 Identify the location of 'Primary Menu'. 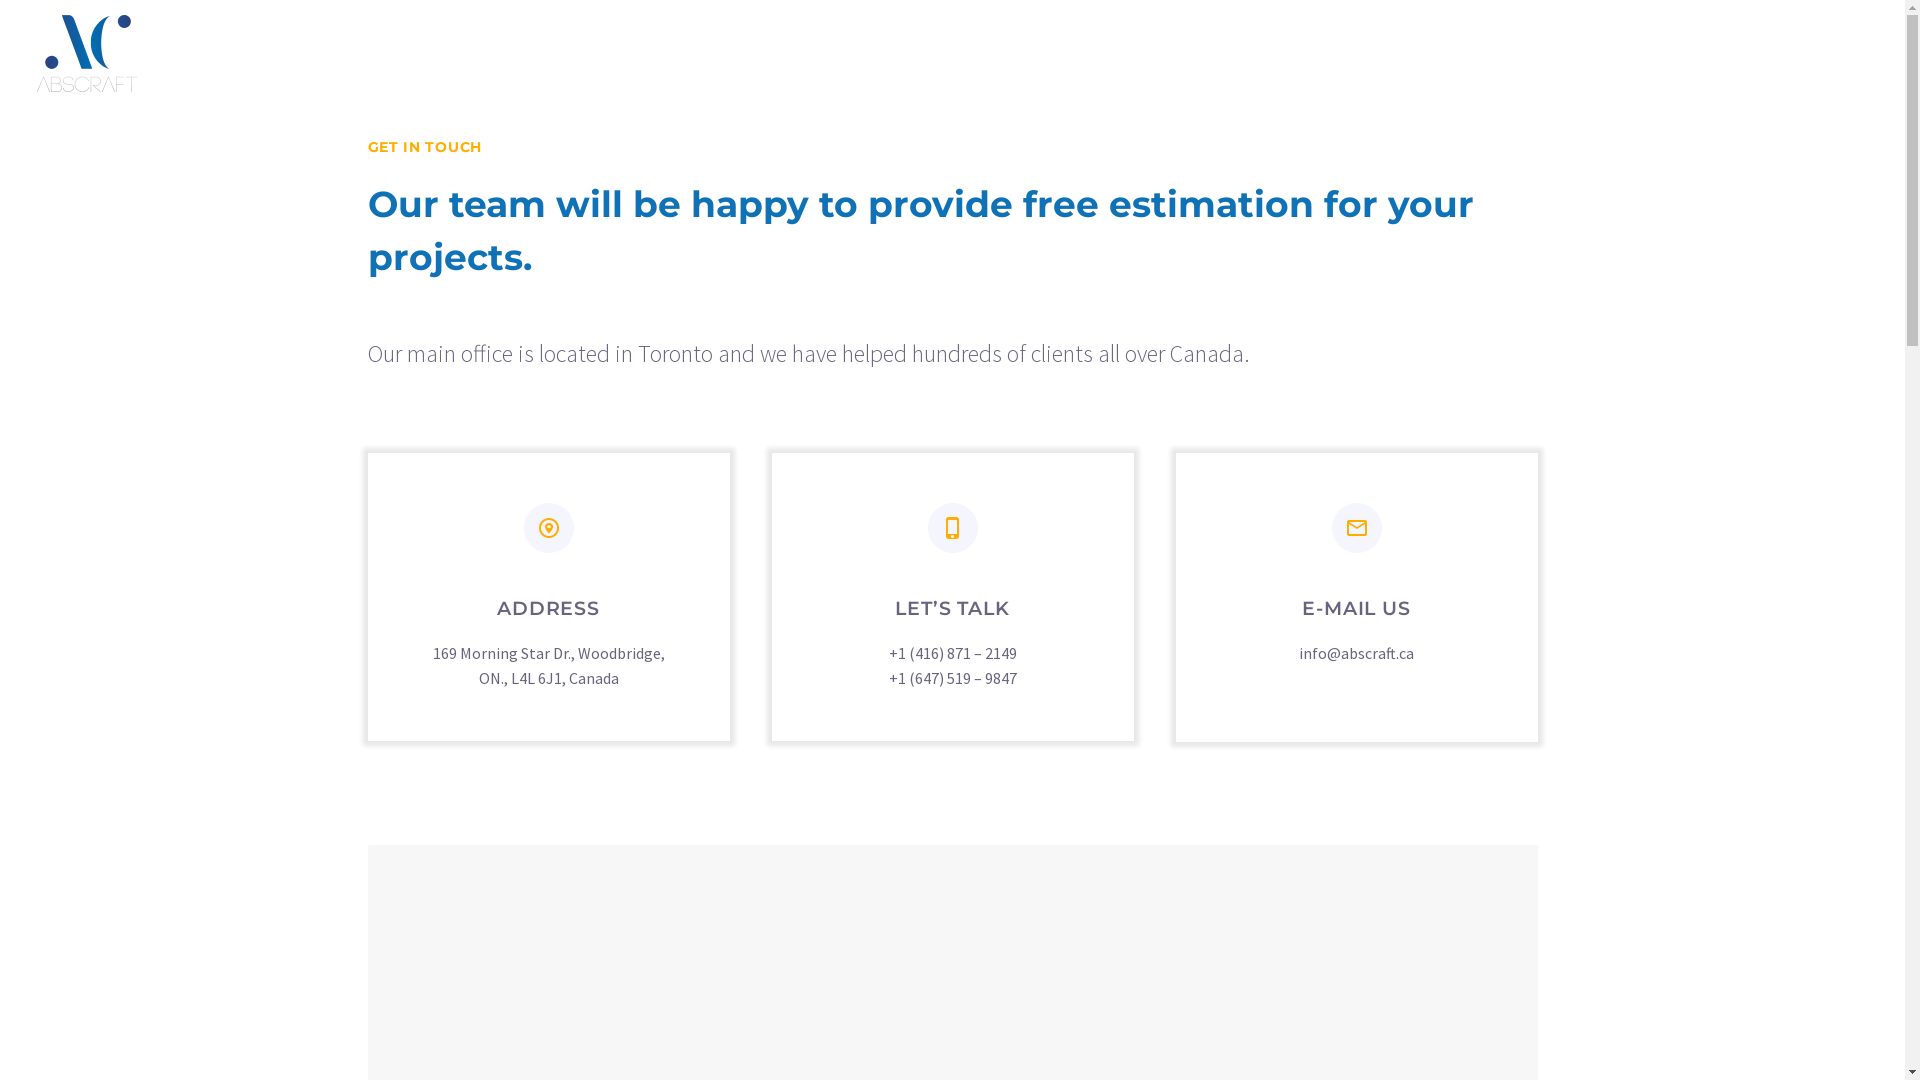
(1848, 52).